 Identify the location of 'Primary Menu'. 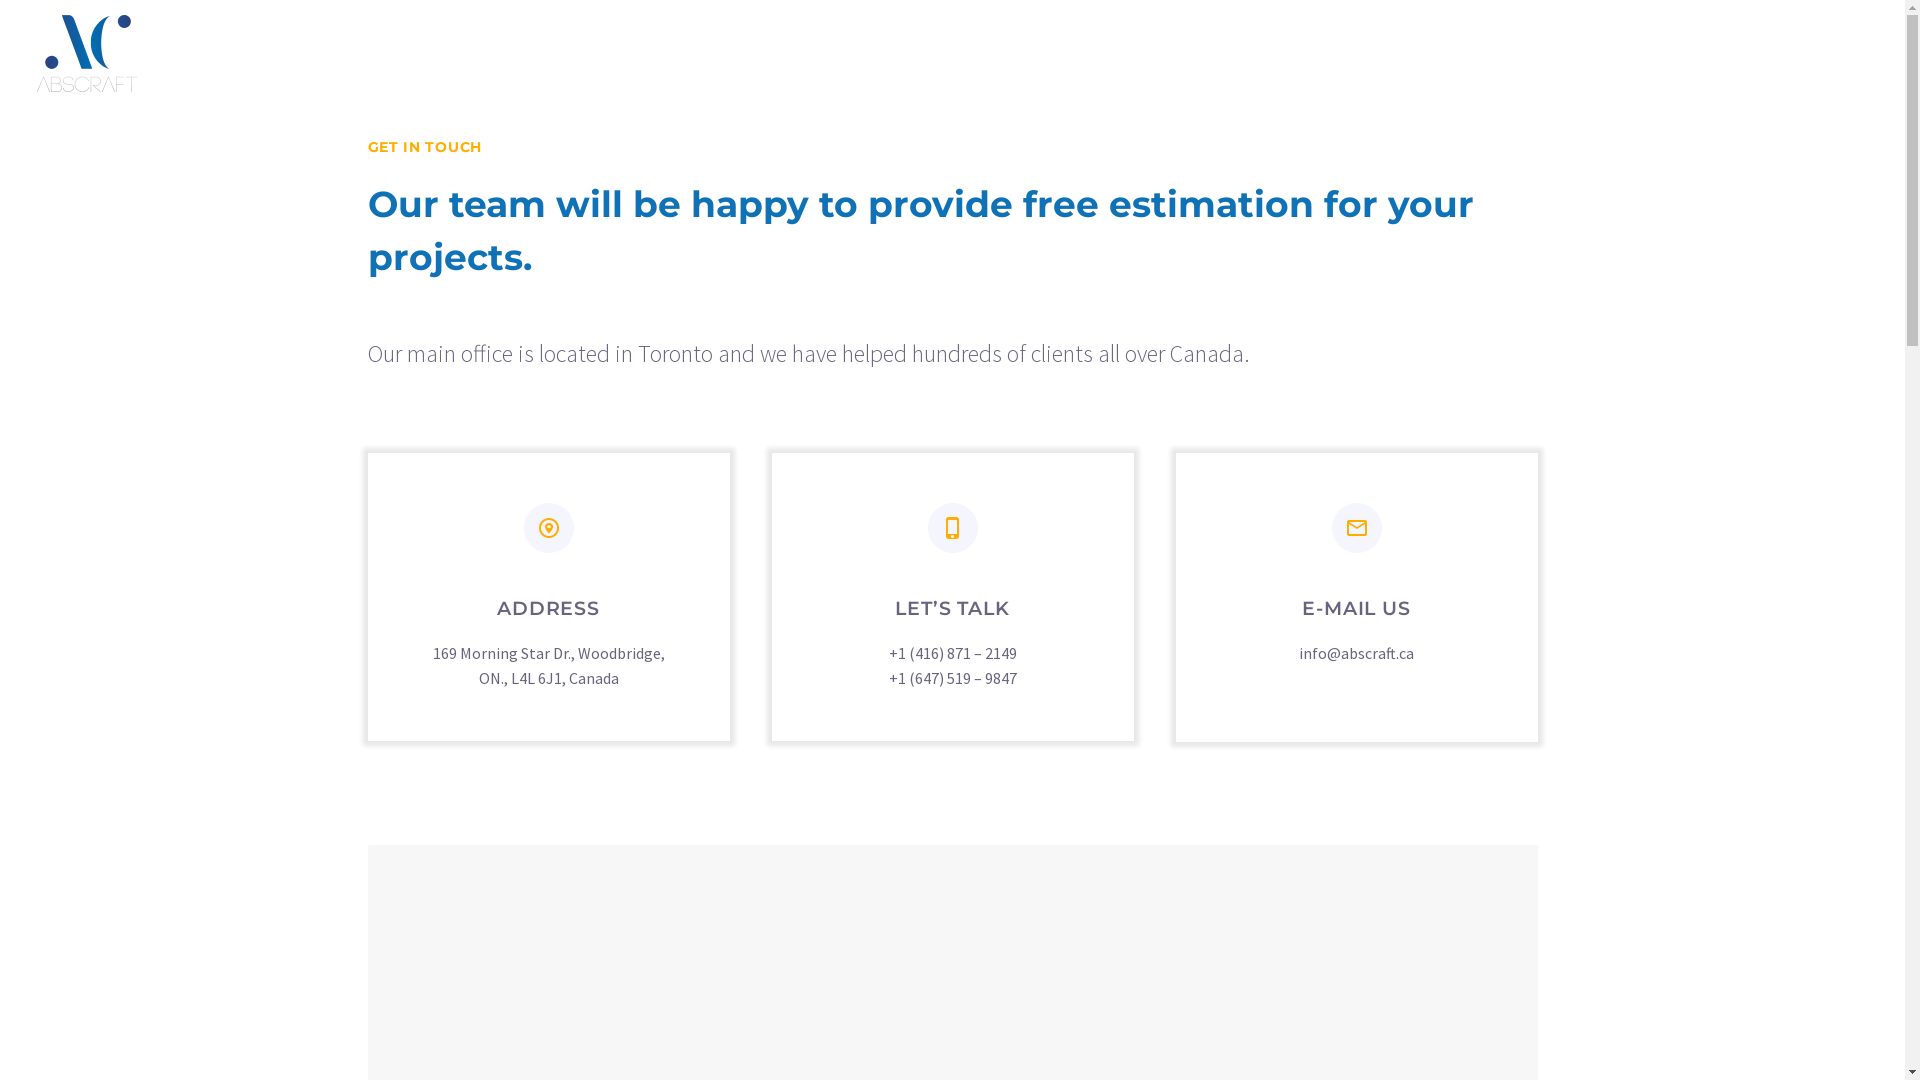
(1848, 52).